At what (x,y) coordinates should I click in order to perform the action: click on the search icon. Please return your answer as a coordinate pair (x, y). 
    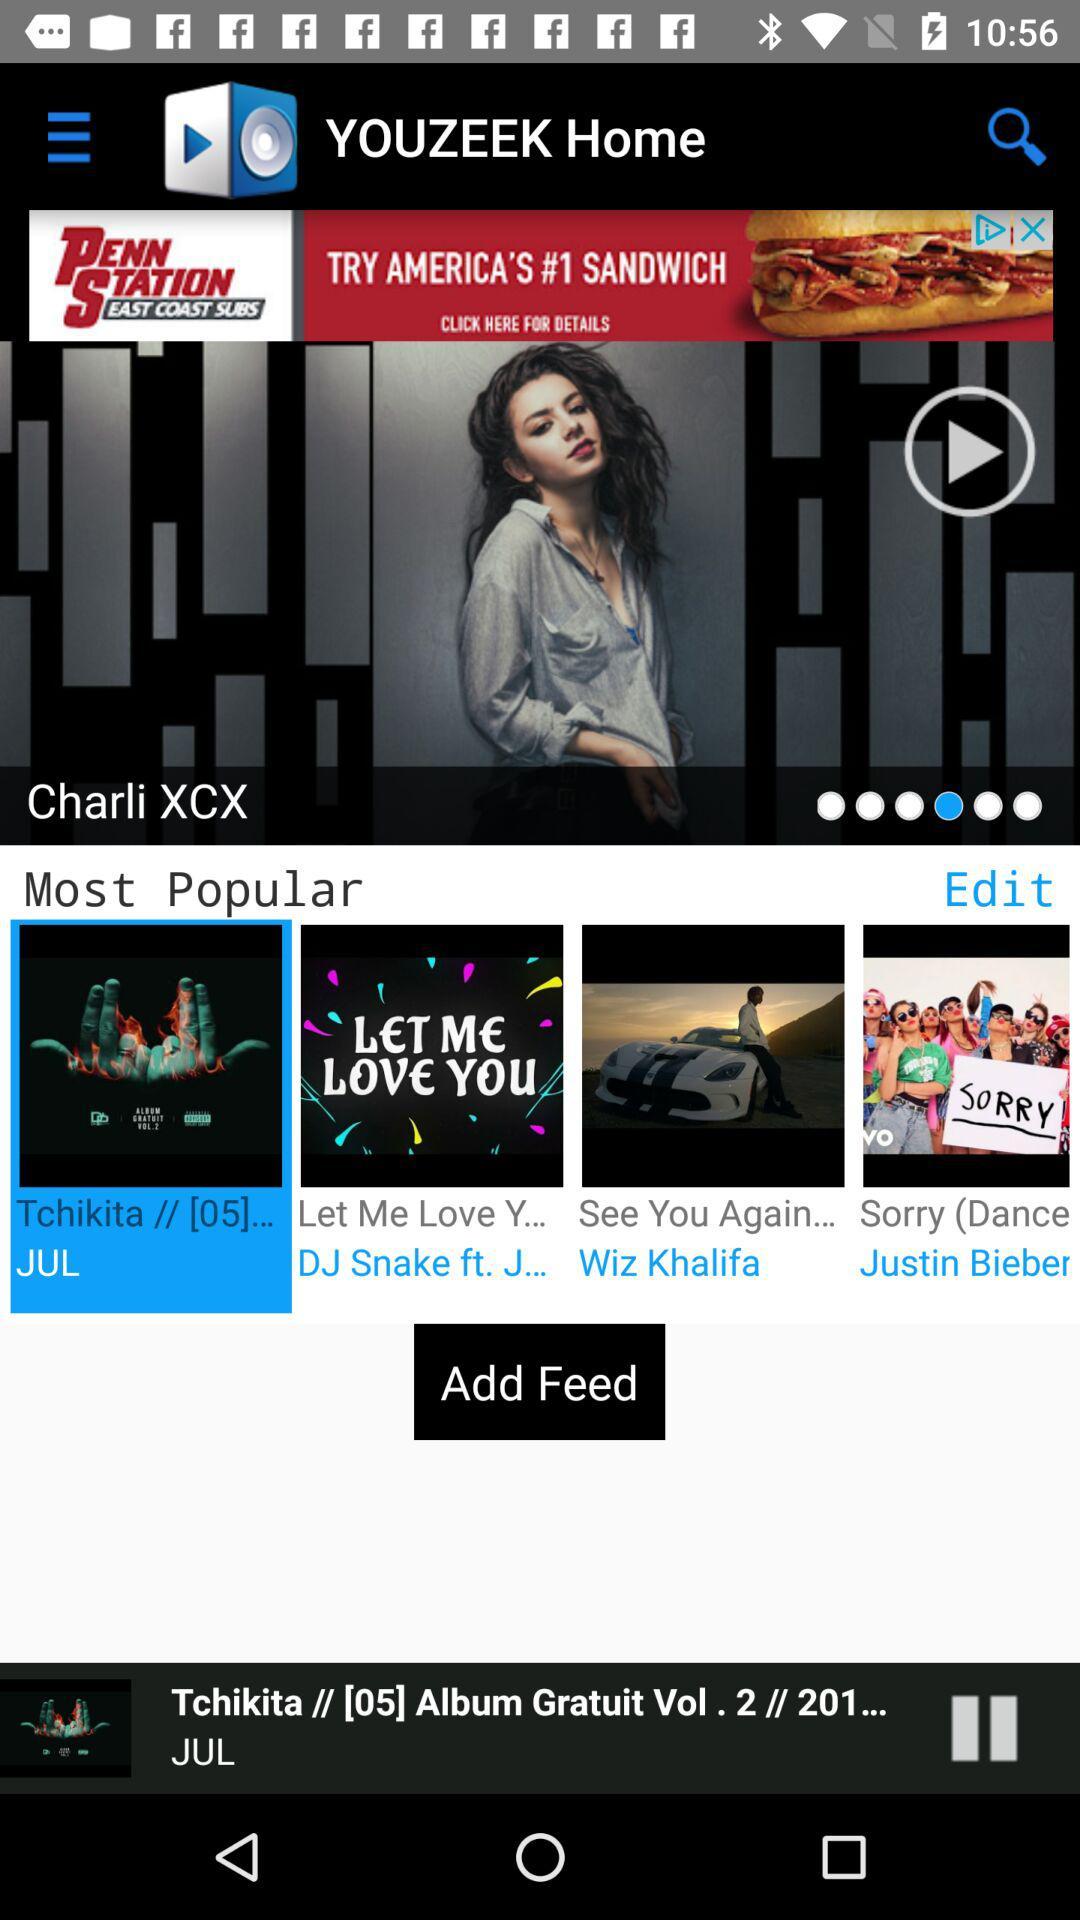
    Looking at the image, I should click on (1017, 136).